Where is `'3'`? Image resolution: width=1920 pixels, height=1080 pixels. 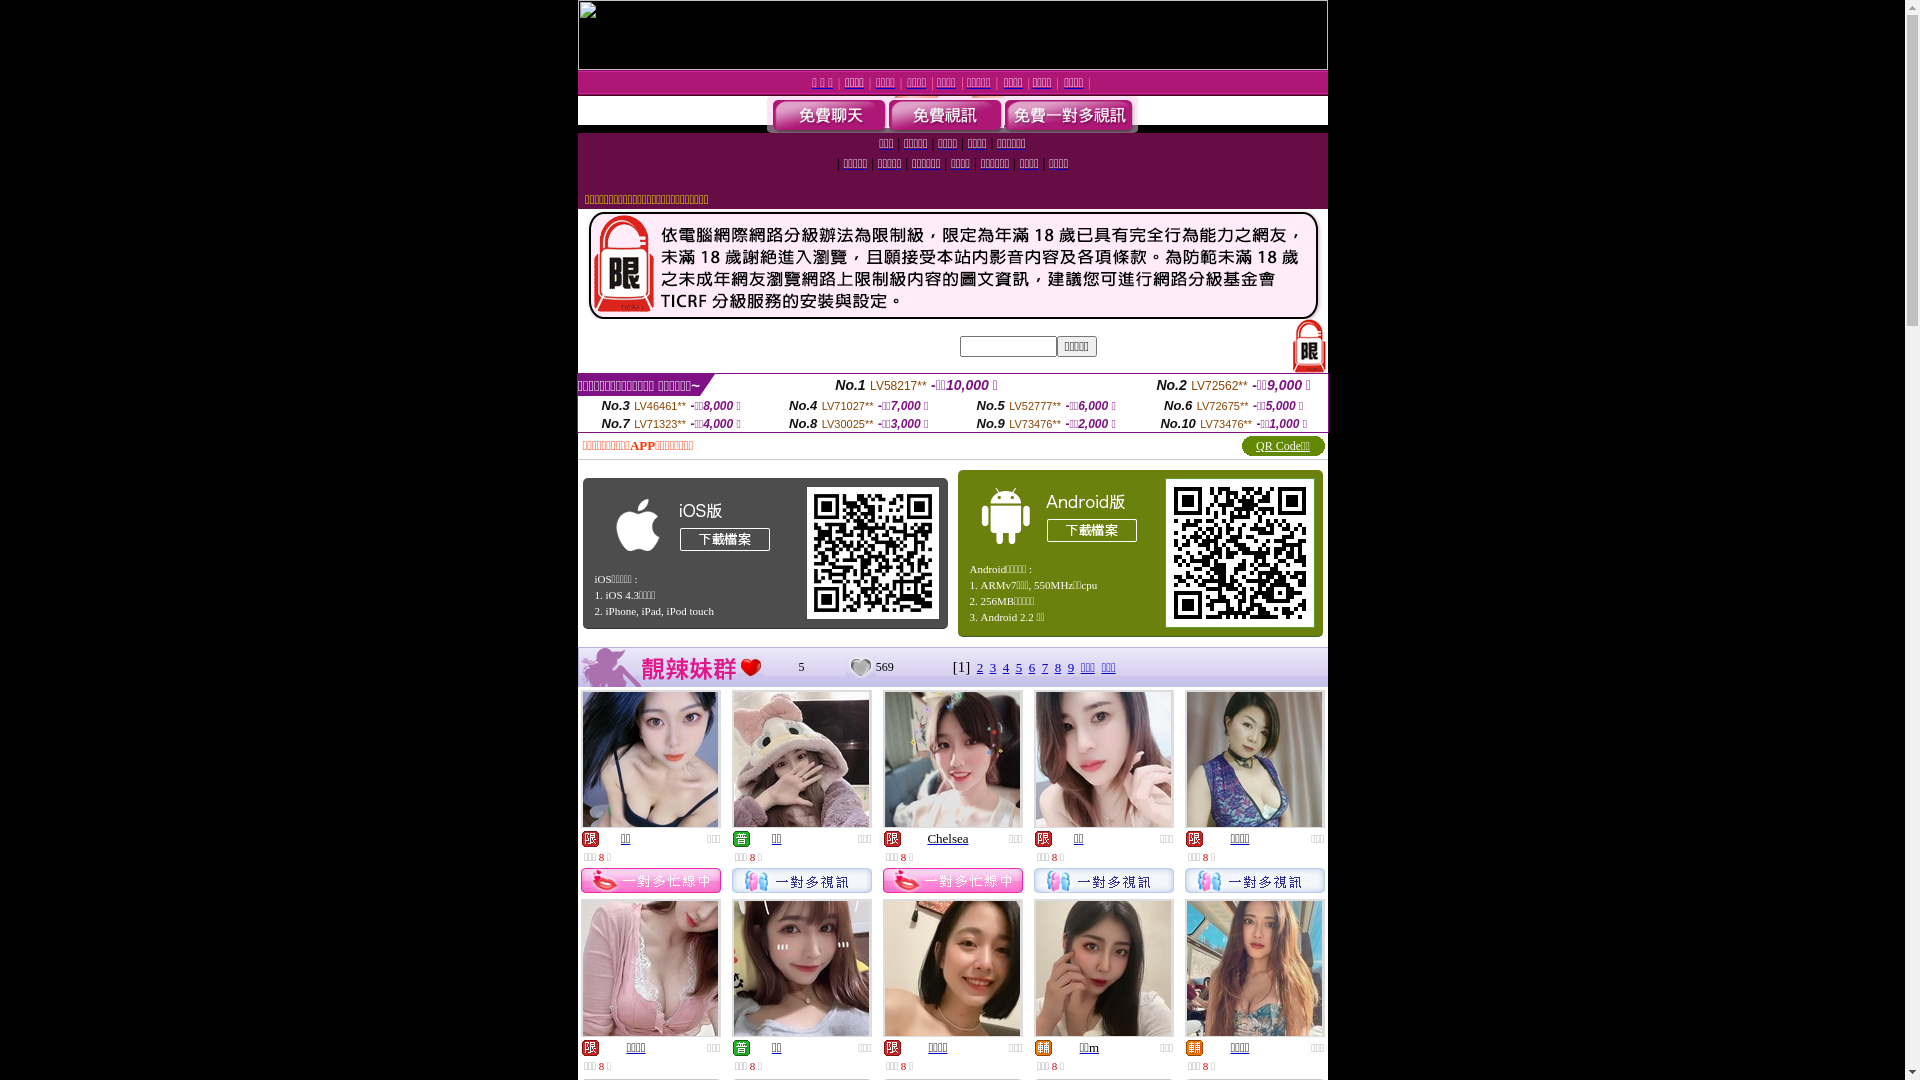
'3' is located at coordinates (993, 667).